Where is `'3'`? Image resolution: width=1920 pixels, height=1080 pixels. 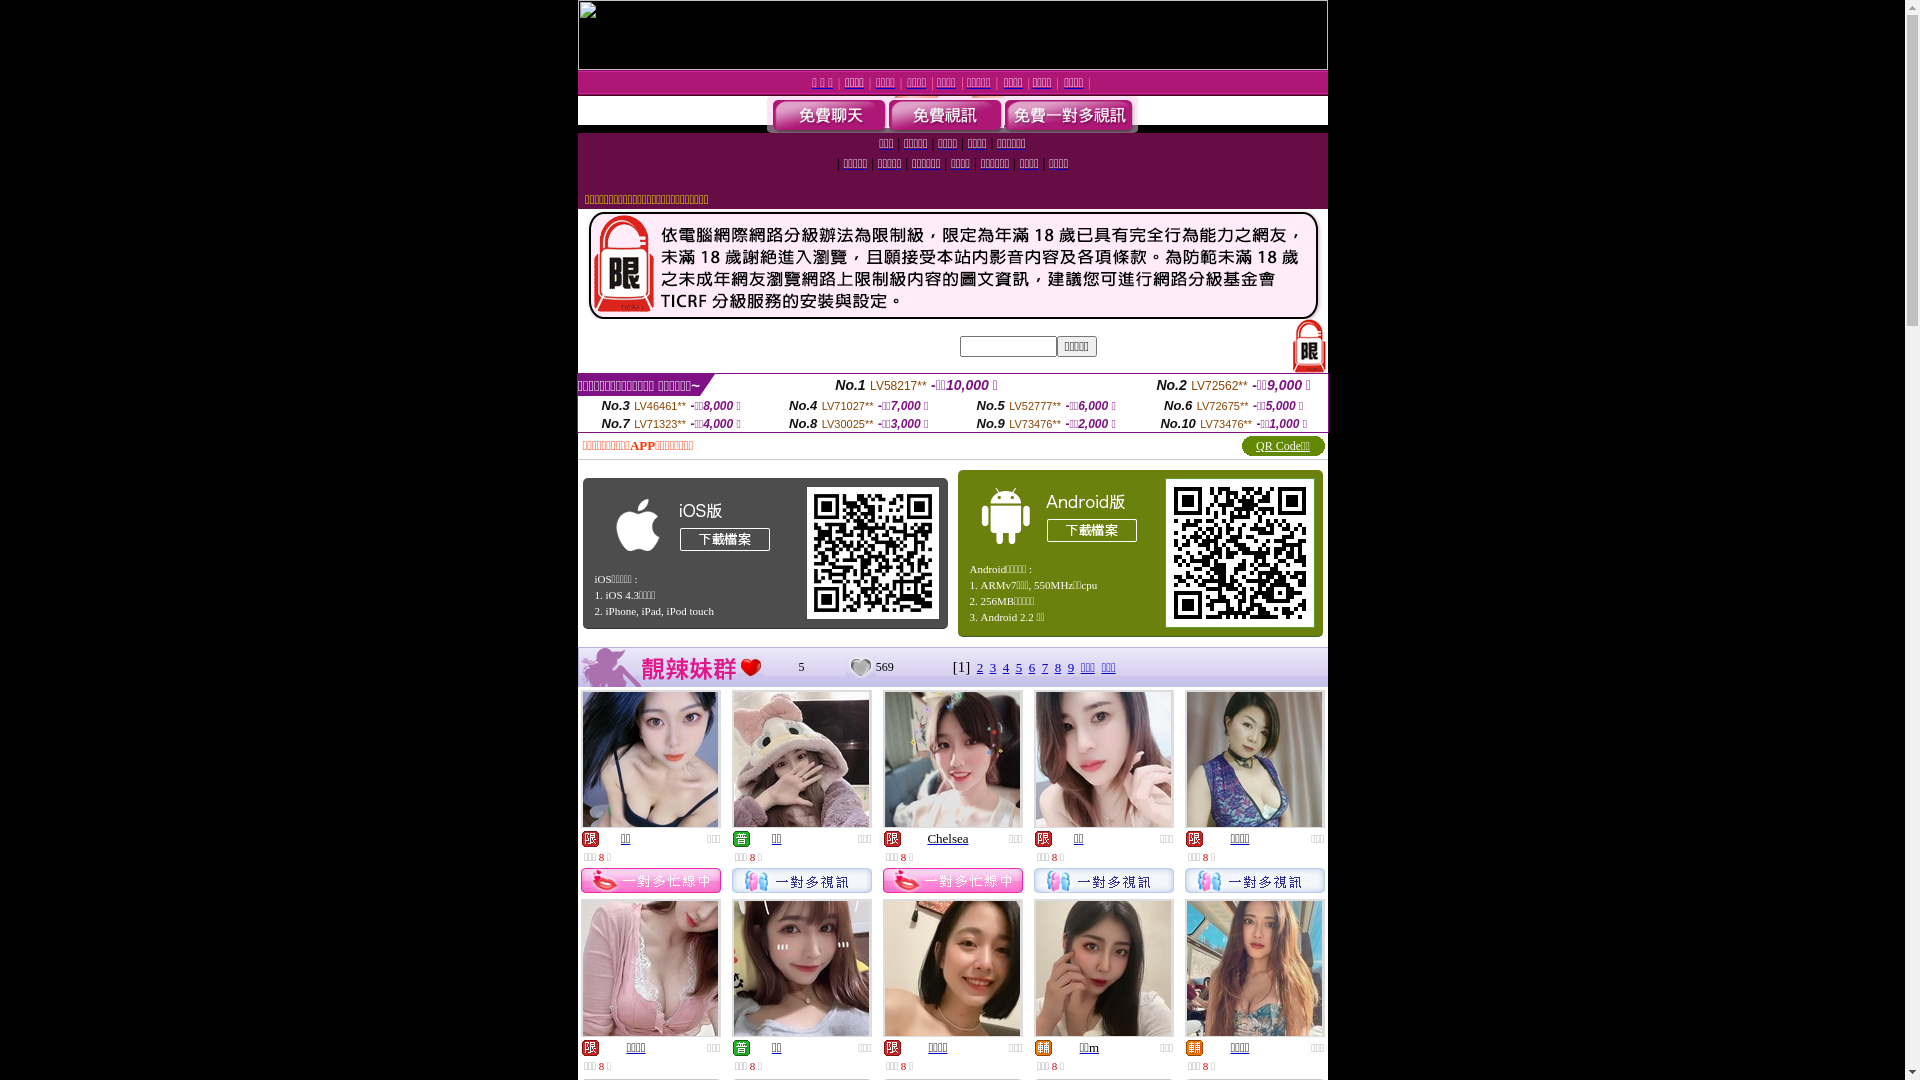
'3' is located at coordinates (993, 667).